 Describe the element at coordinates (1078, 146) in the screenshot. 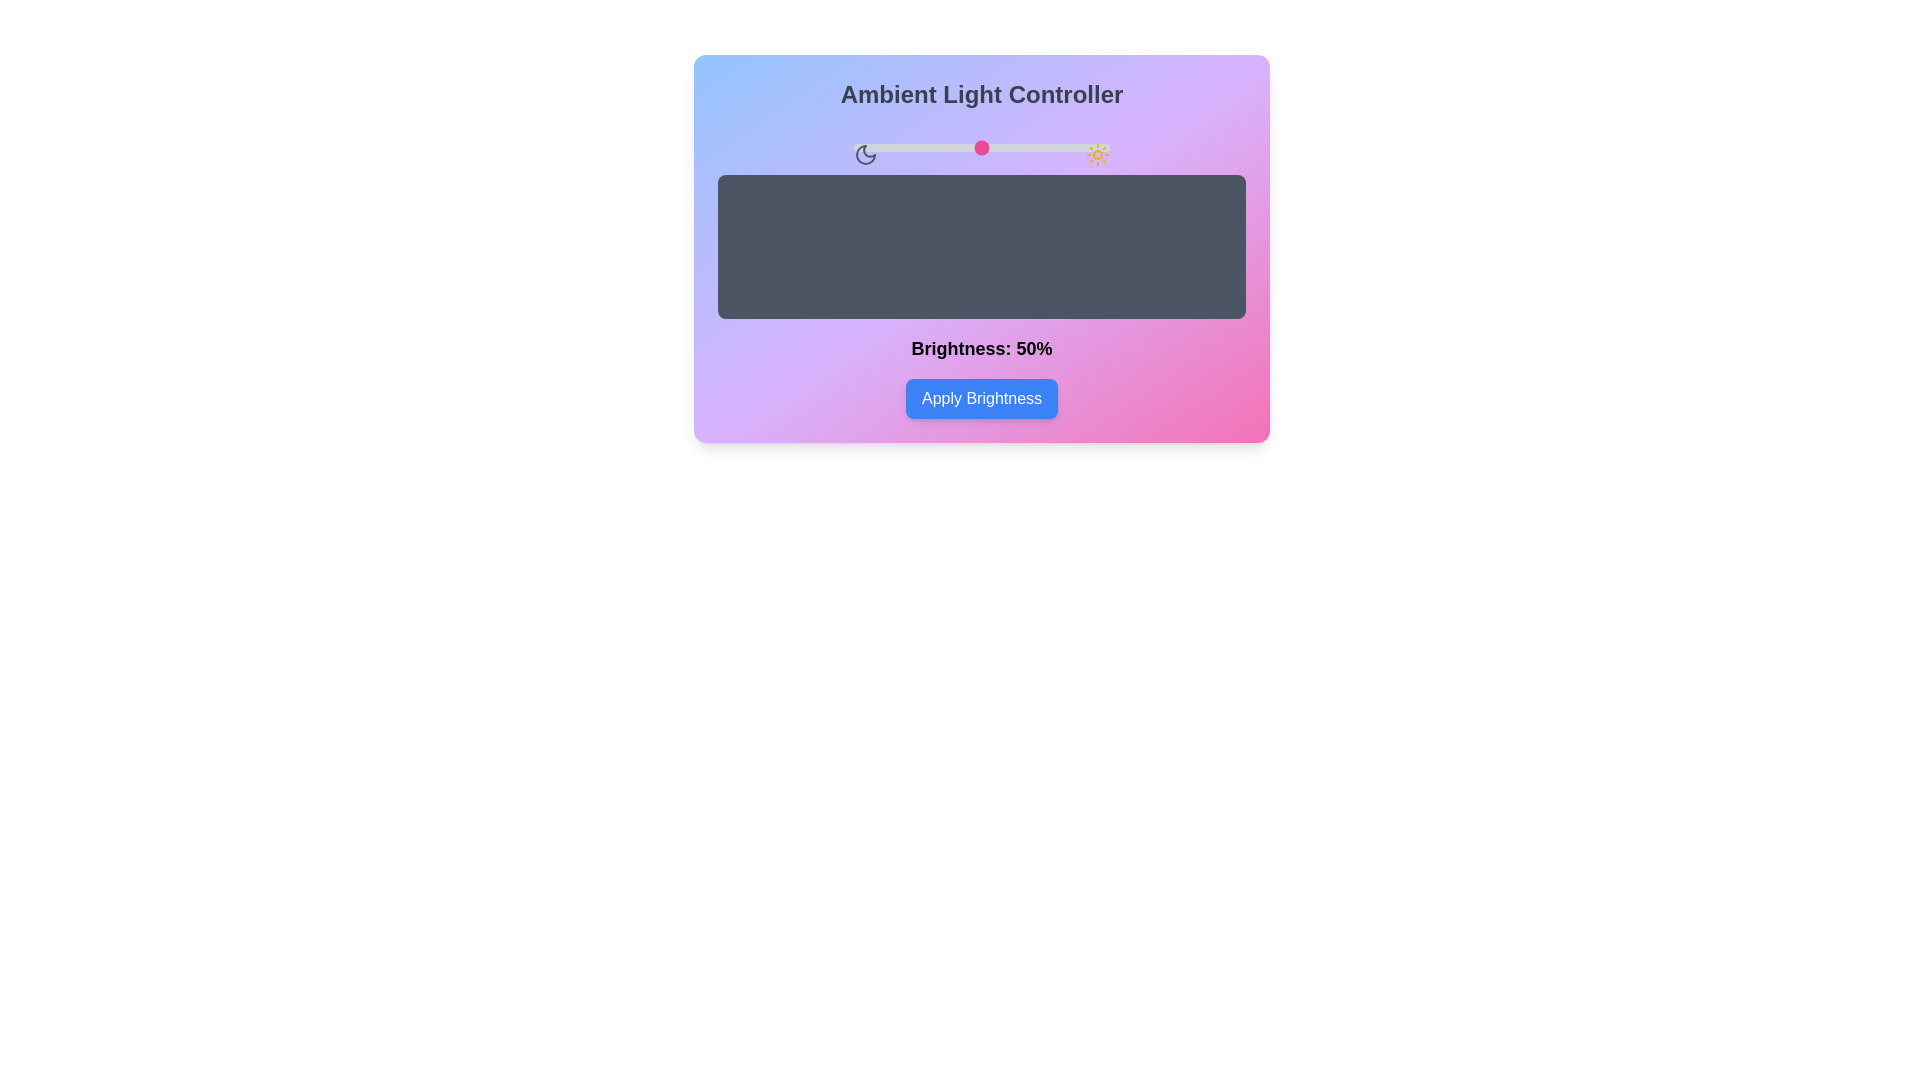

I see `the brightness slider to 88% to observe the change in the preview area` at that location.